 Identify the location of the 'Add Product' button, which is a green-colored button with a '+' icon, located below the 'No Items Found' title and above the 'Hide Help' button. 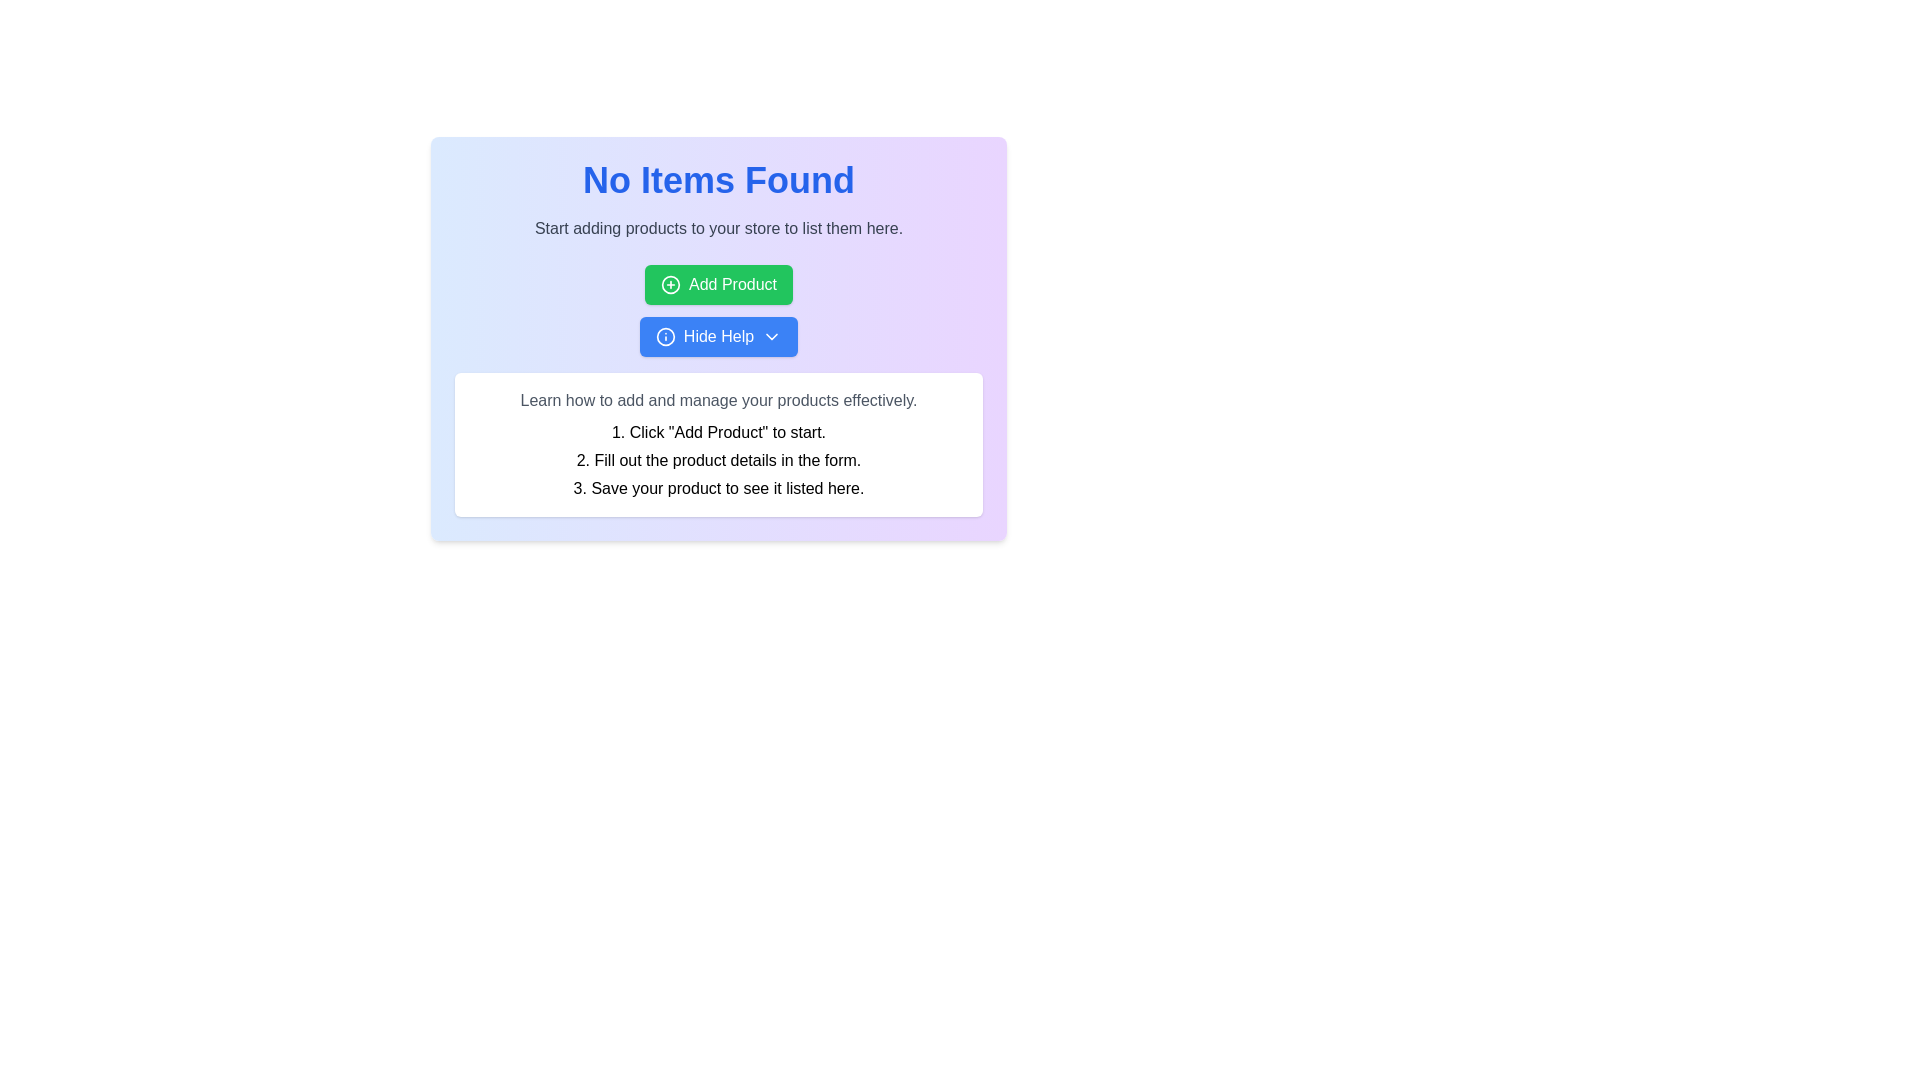
(719, 311).